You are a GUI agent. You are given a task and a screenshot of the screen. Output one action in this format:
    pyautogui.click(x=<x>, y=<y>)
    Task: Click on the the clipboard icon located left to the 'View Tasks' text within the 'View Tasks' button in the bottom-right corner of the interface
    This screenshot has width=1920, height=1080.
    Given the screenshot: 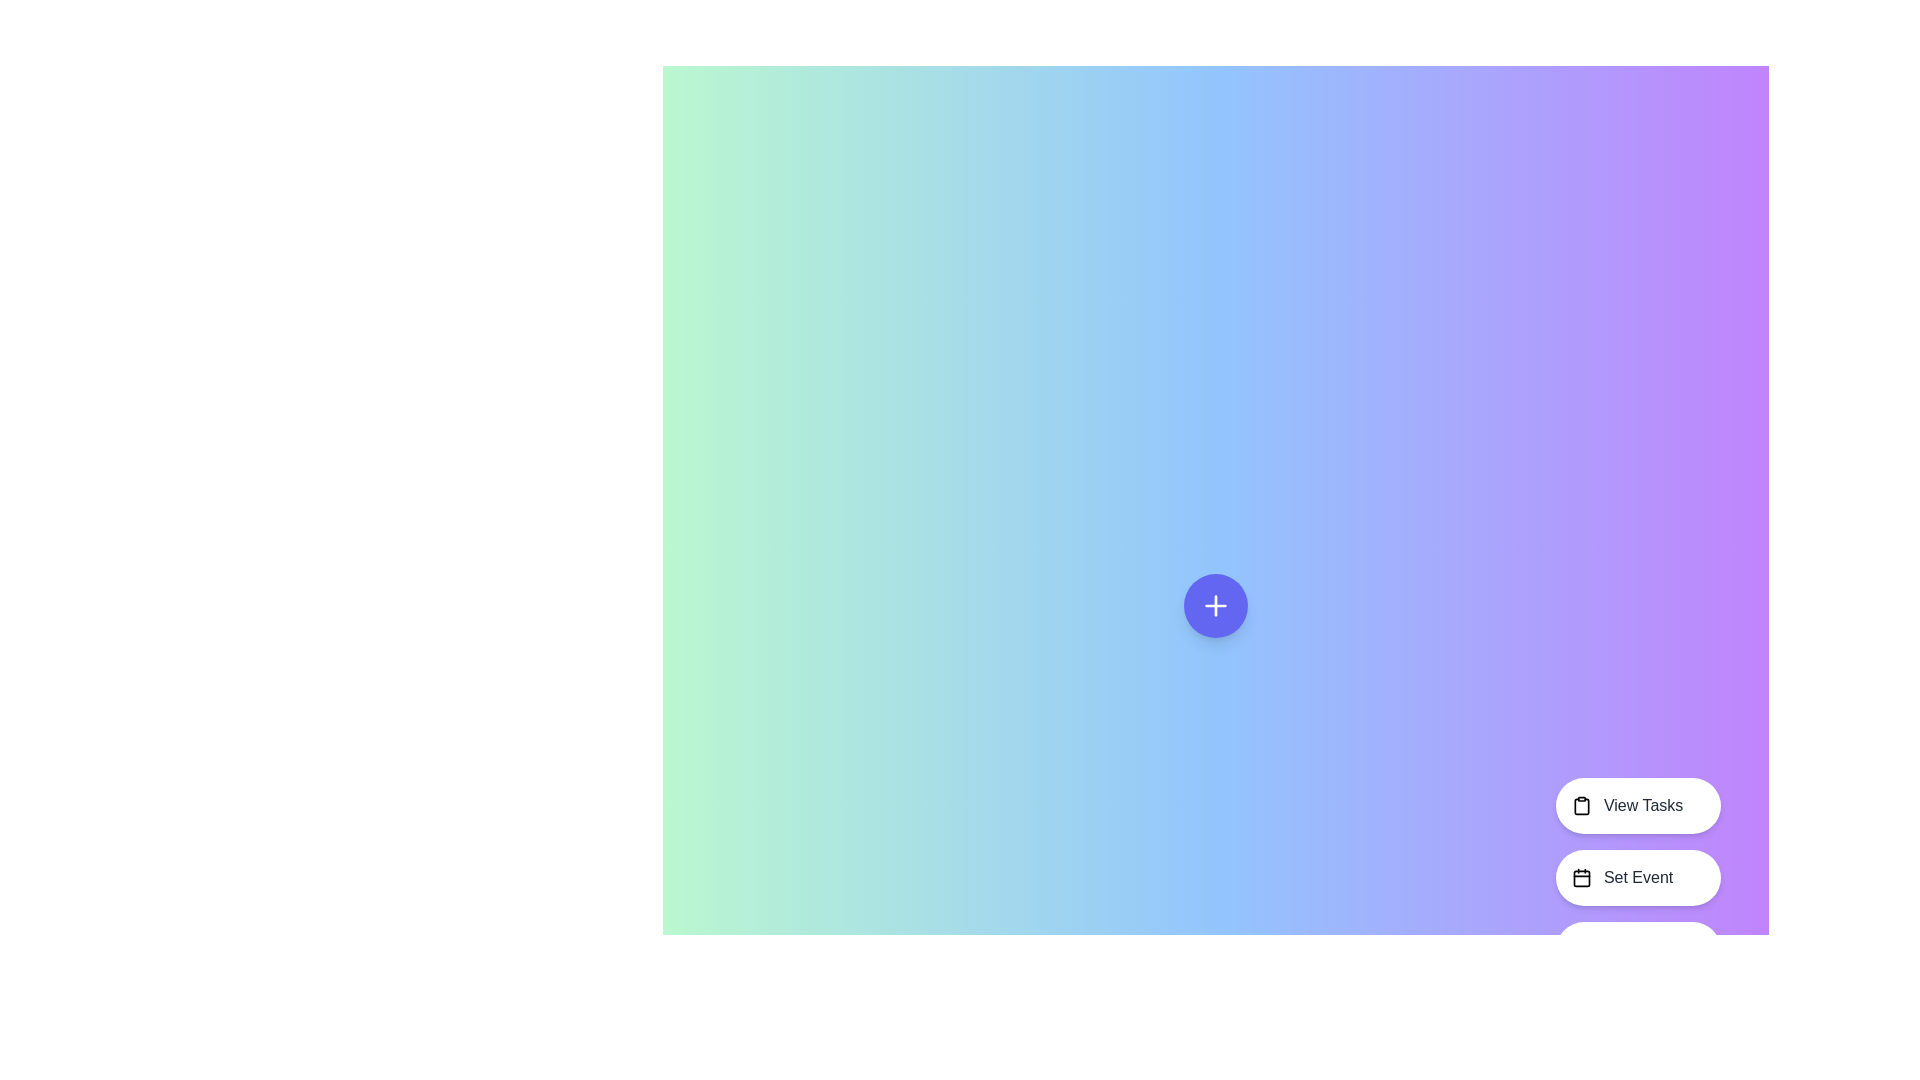 What is the action you would take?
    pyautogui.click(x=1580, y=805)
    